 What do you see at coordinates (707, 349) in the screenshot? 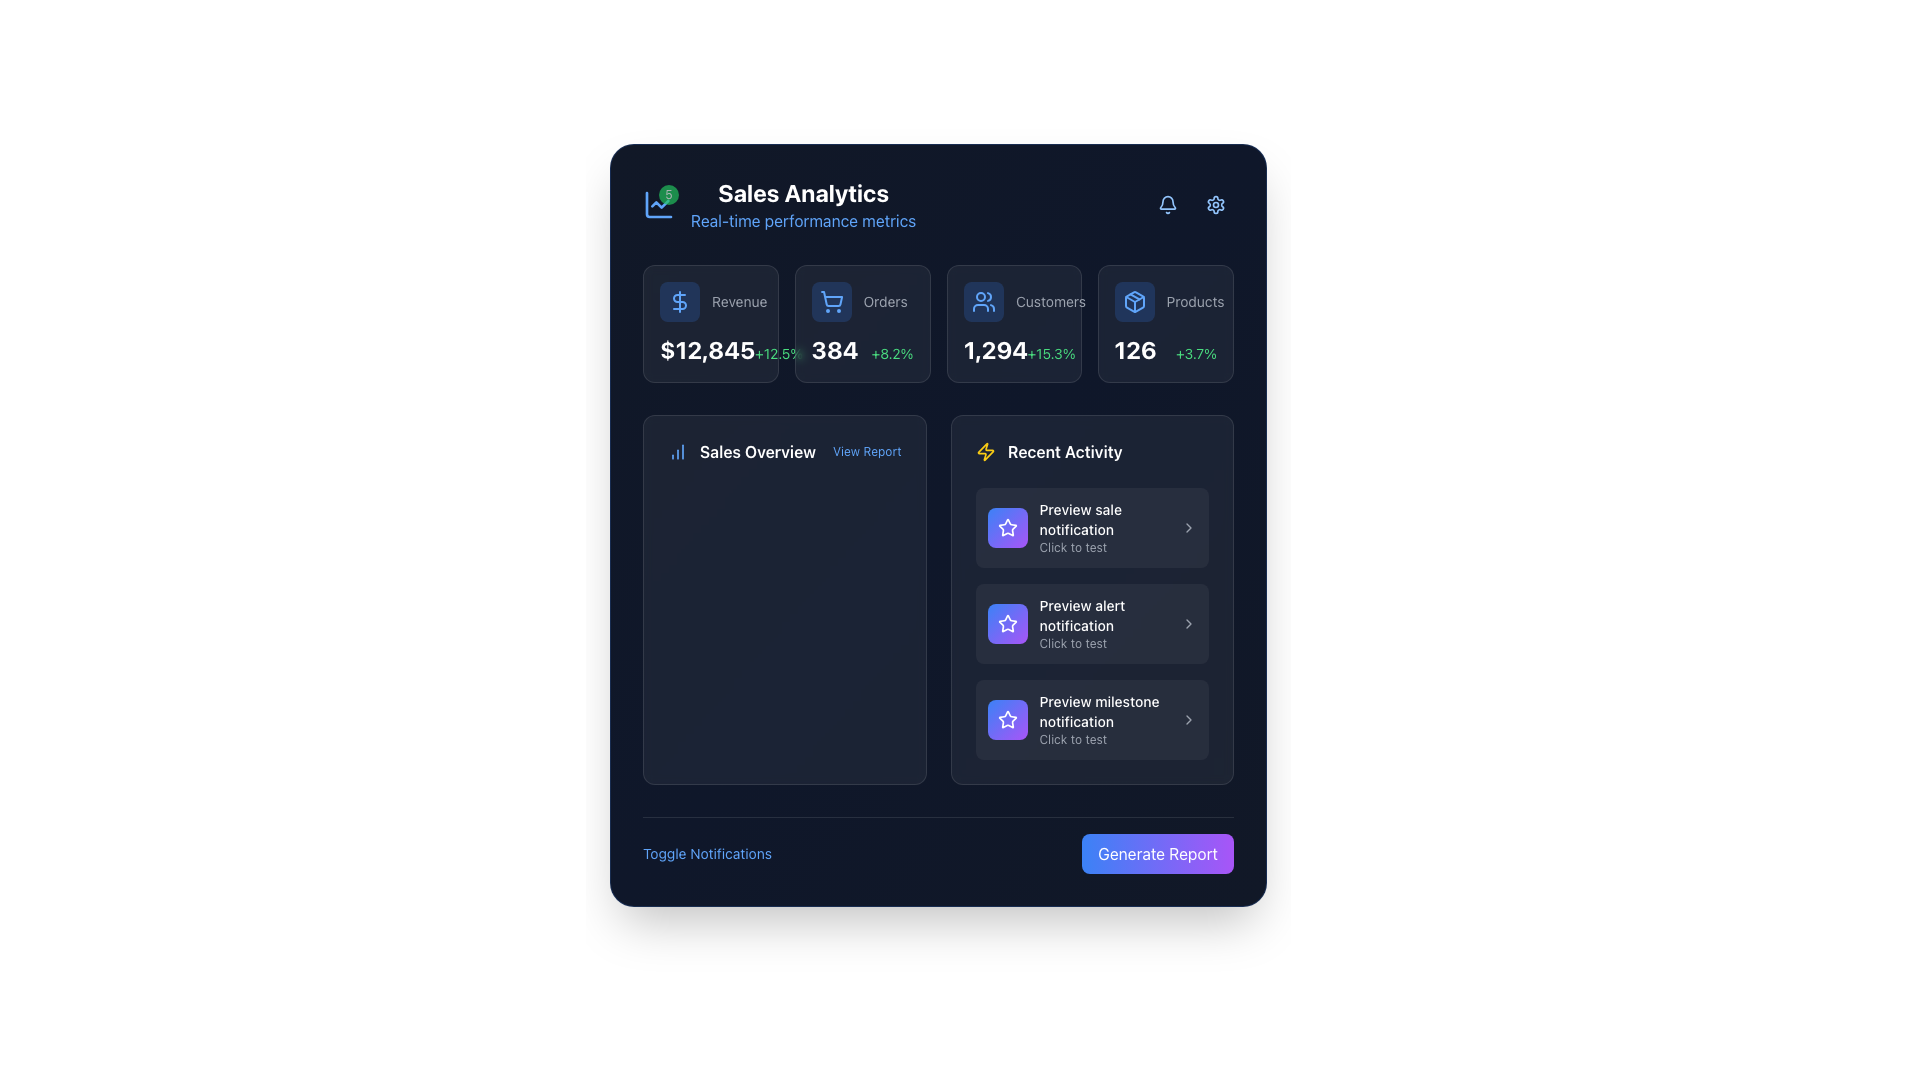
I see `total revenue metric displayed on the text label located prominently to the left of a smaller green text showing the percentage '+12.5%' within the first card on the dashboard` at bounding box center [707, 349].